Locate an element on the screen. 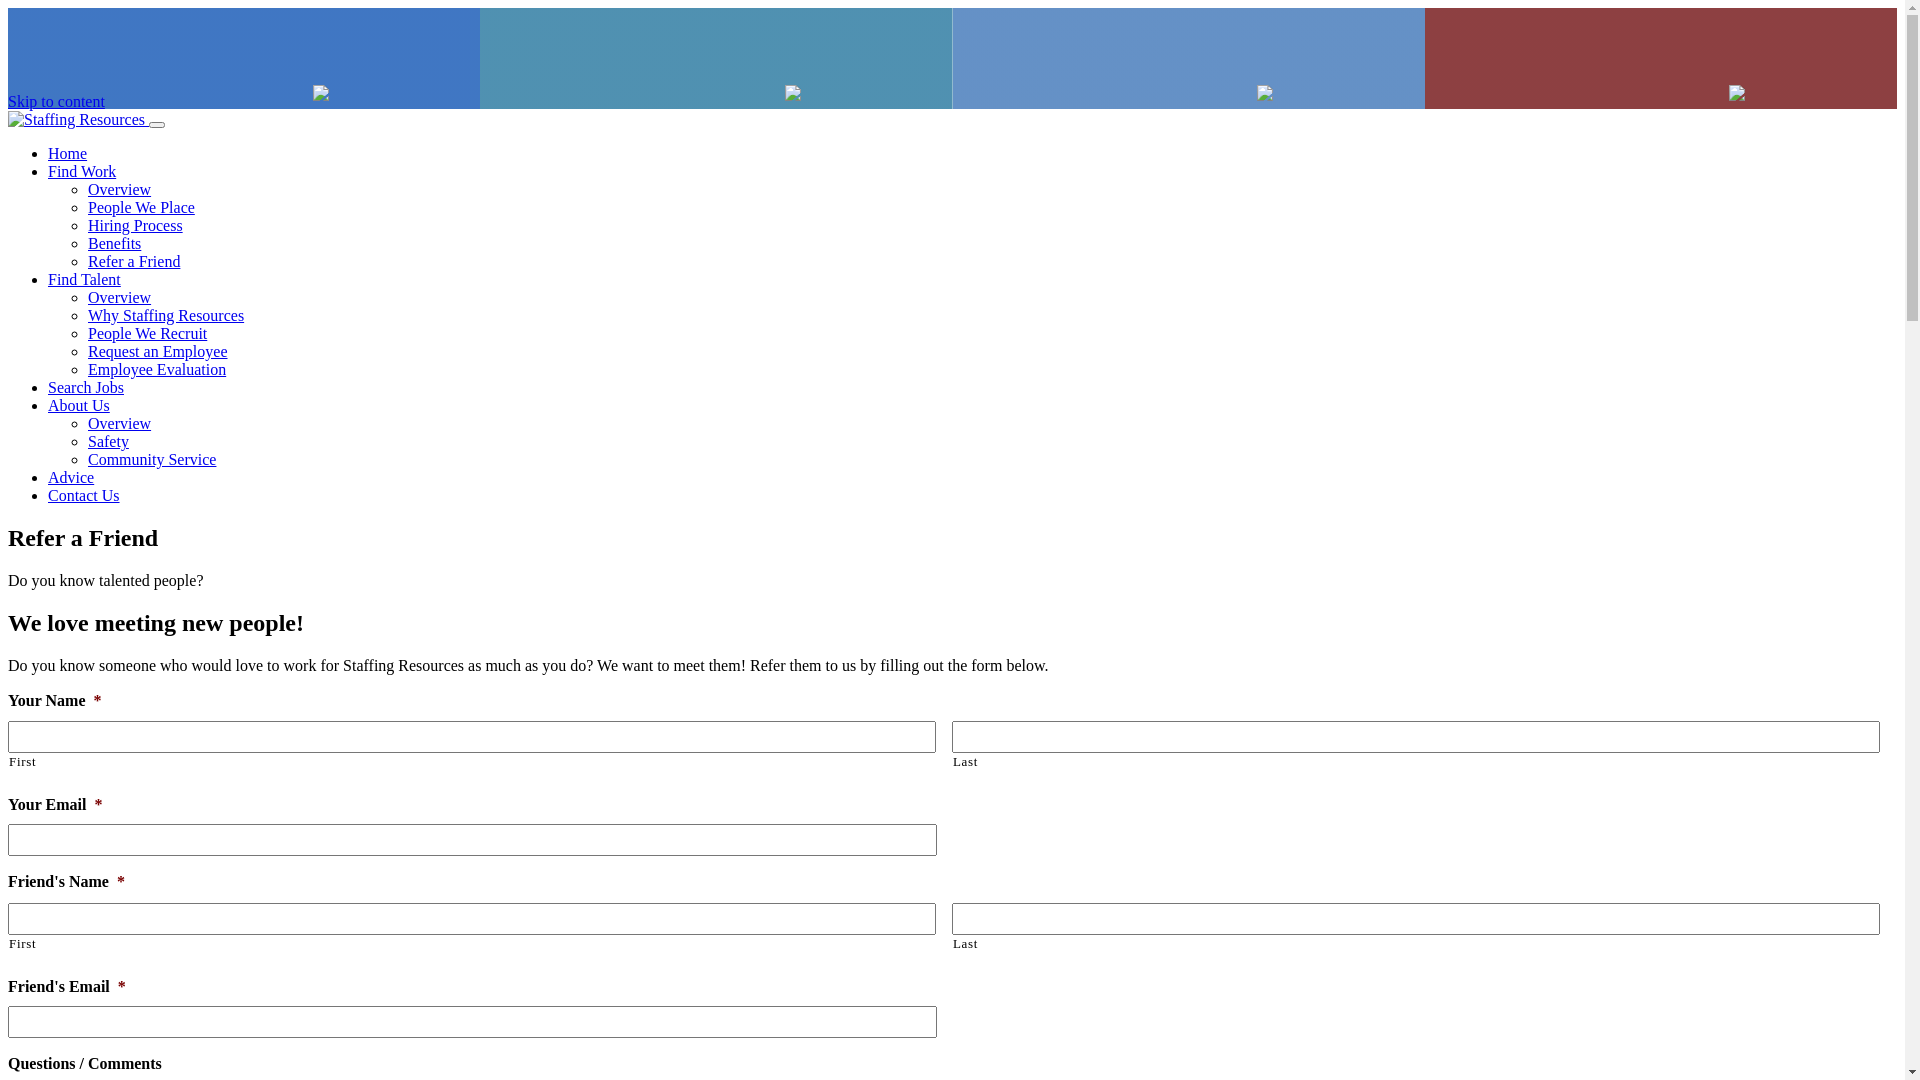  'Refer a Friend' is located at coordinates (133, 260).